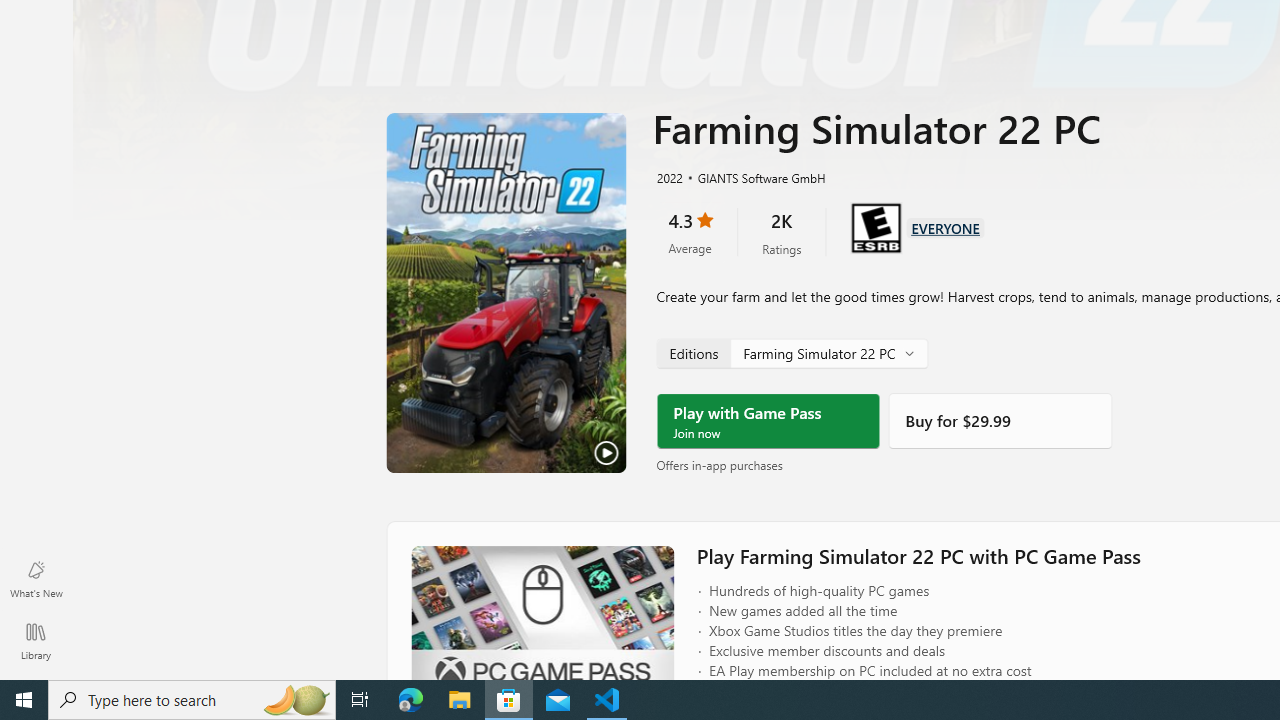  What do you see at coordinates (506, 293) in the screenshot?
I see `'Play Trailer'` at bounding box center [506, 293].